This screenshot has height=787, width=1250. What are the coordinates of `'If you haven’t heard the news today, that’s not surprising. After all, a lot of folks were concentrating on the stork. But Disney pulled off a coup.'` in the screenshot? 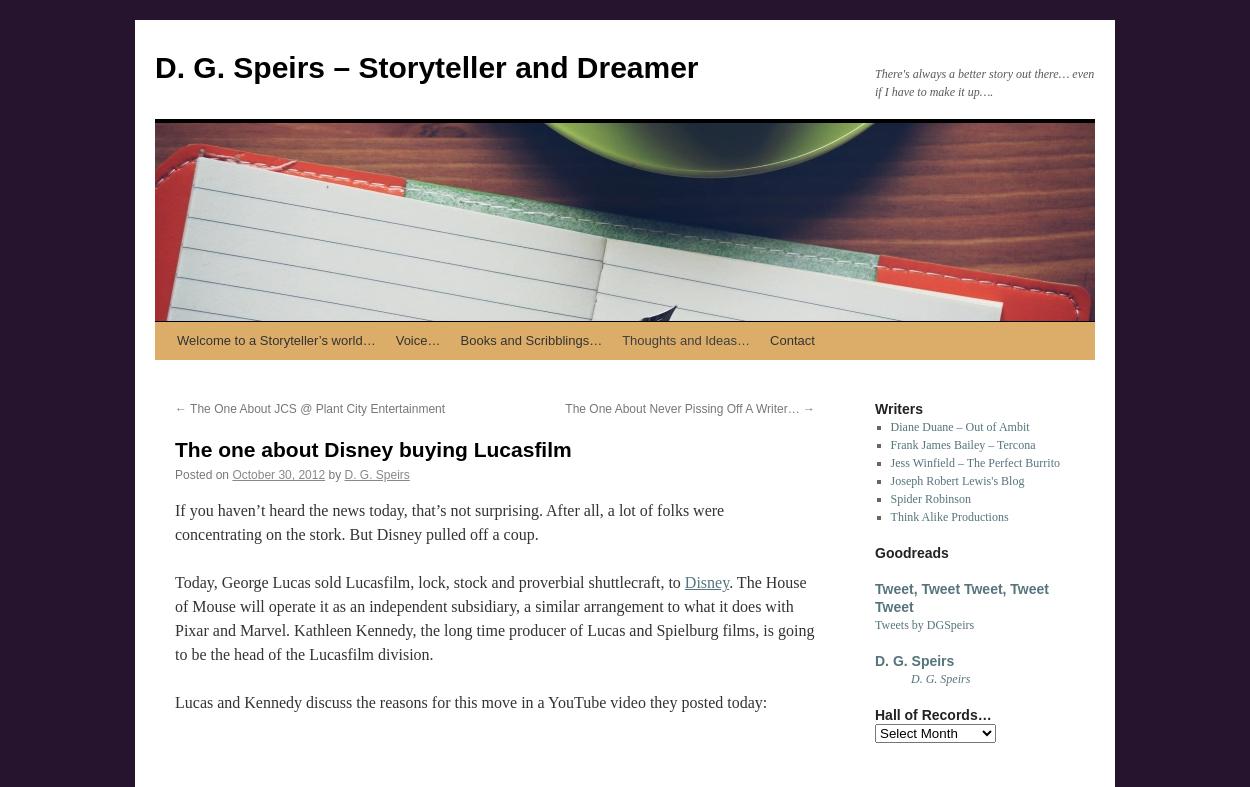 It's located at (448, 522).